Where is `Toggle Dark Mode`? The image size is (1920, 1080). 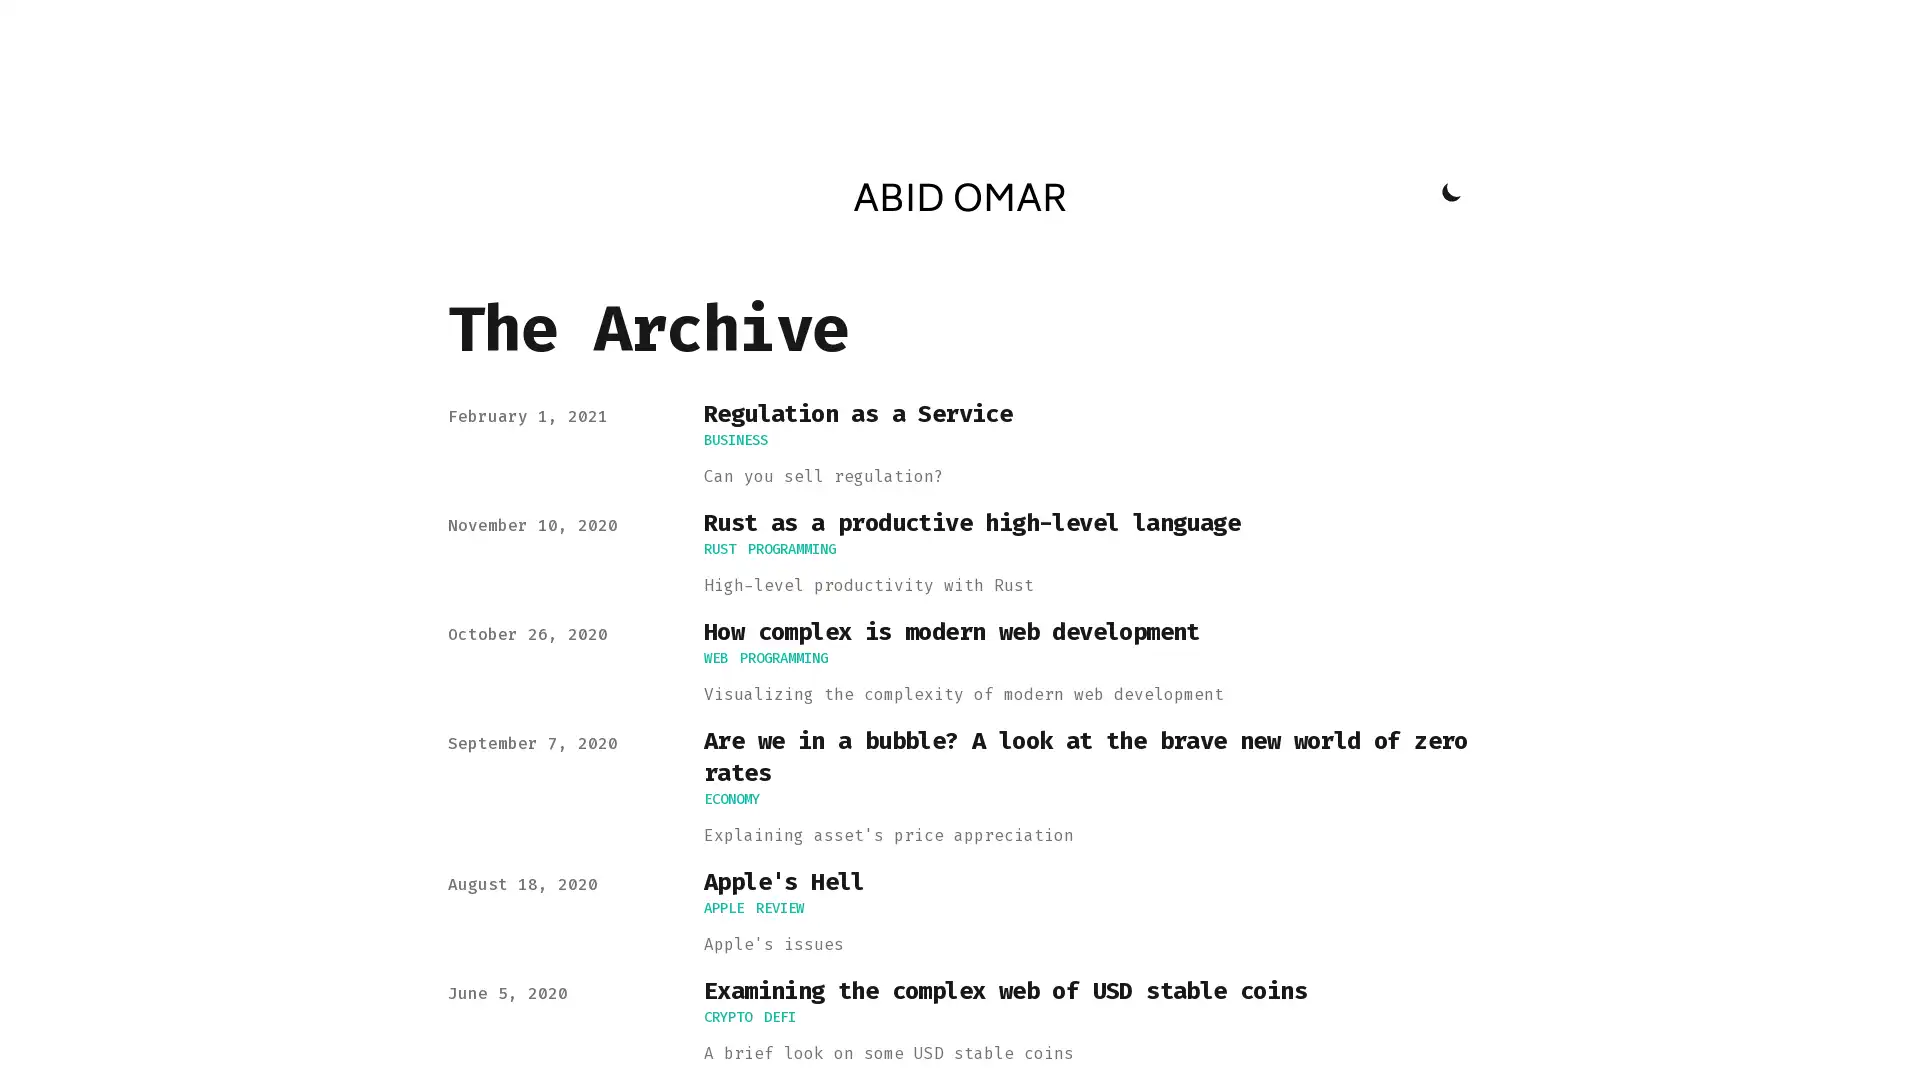
Toggle Dark Mode is located at coordinates (1451, 192).